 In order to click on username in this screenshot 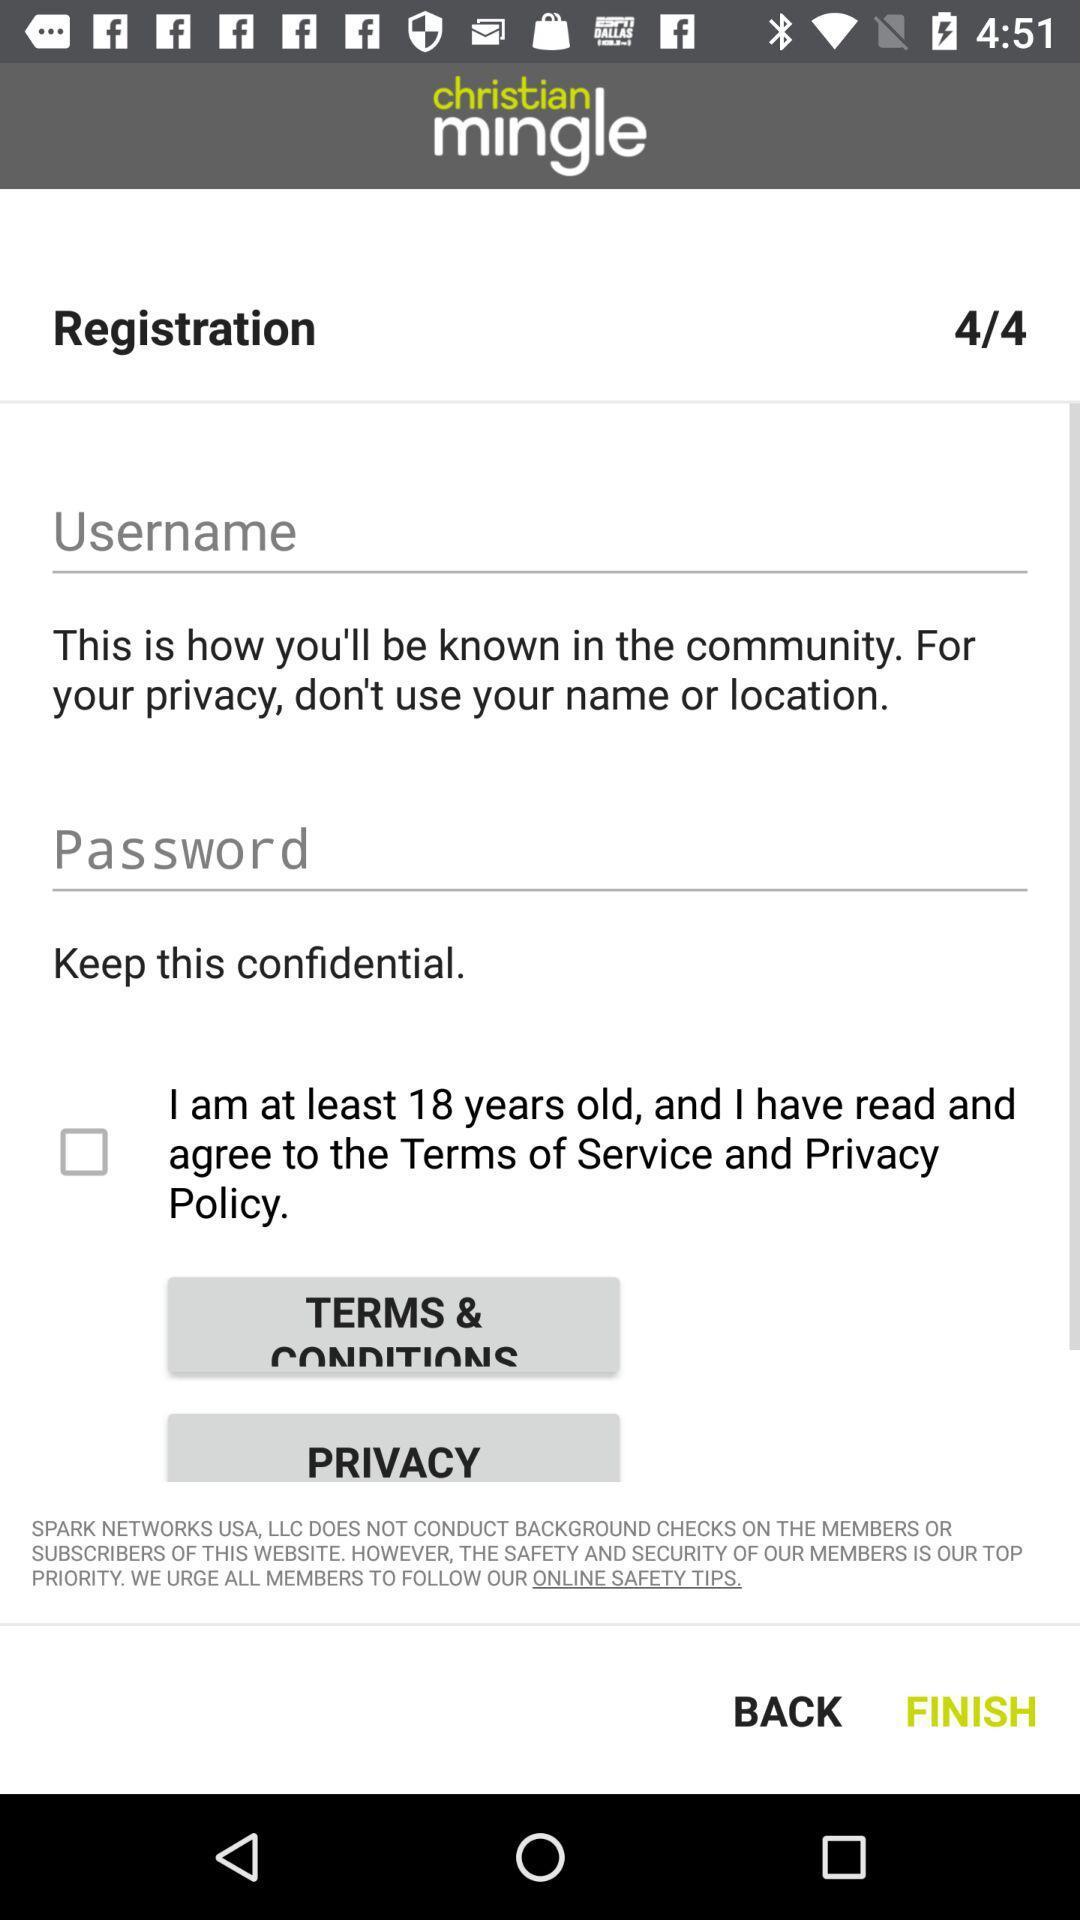, I will do `click(540, 530)`.